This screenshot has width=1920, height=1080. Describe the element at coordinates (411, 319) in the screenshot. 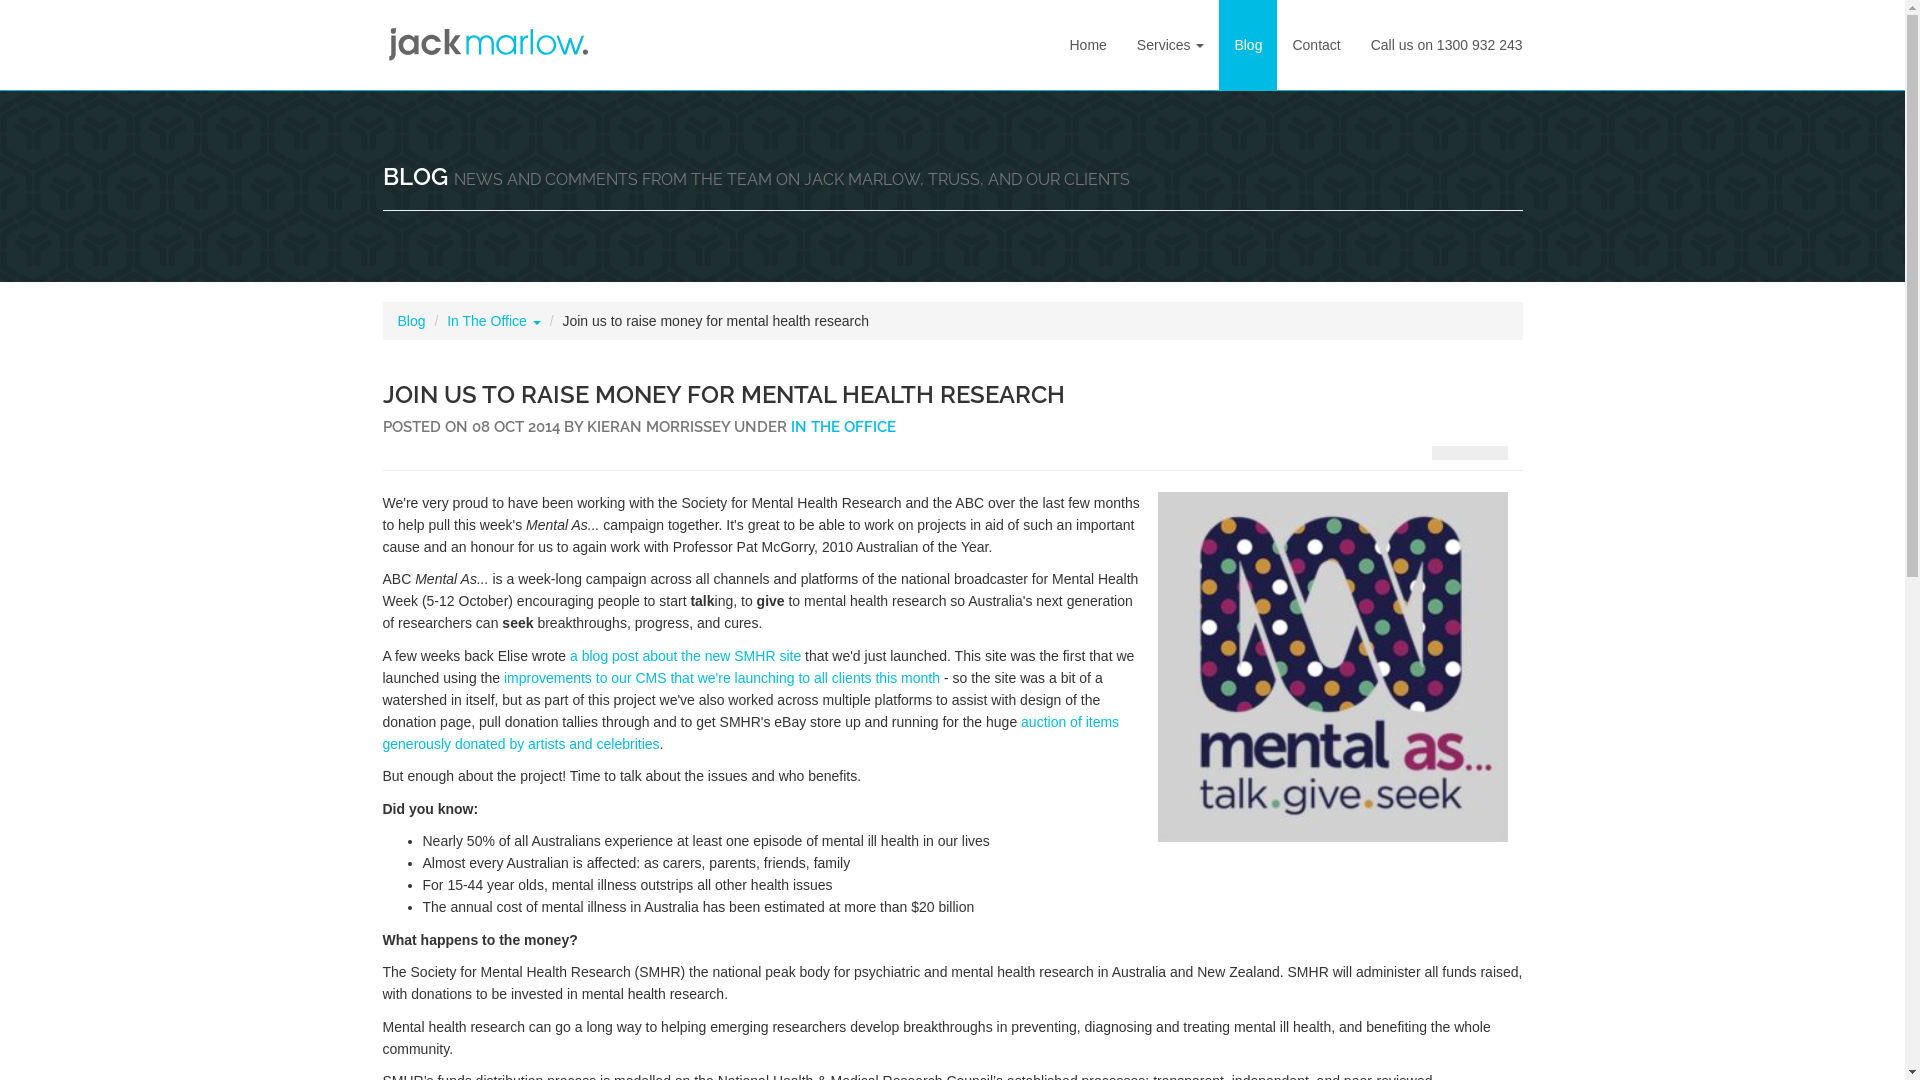

I see `'Blog'` at that location.